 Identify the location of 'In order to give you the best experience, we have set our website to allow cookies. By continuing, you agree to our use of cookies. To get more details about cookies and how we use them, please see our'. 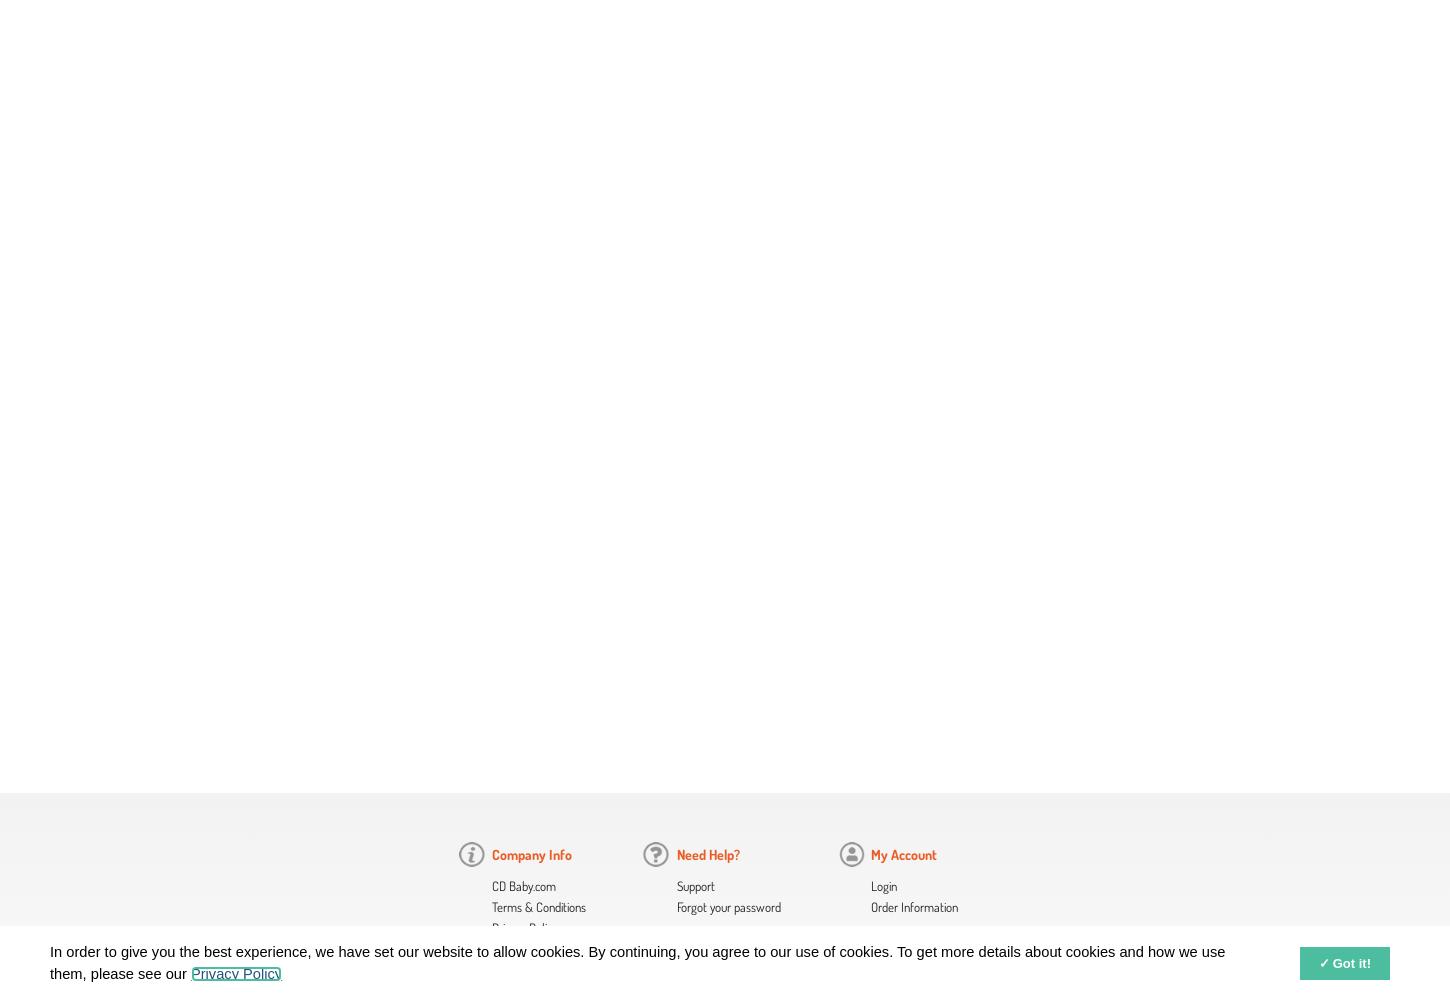
(50, 961).